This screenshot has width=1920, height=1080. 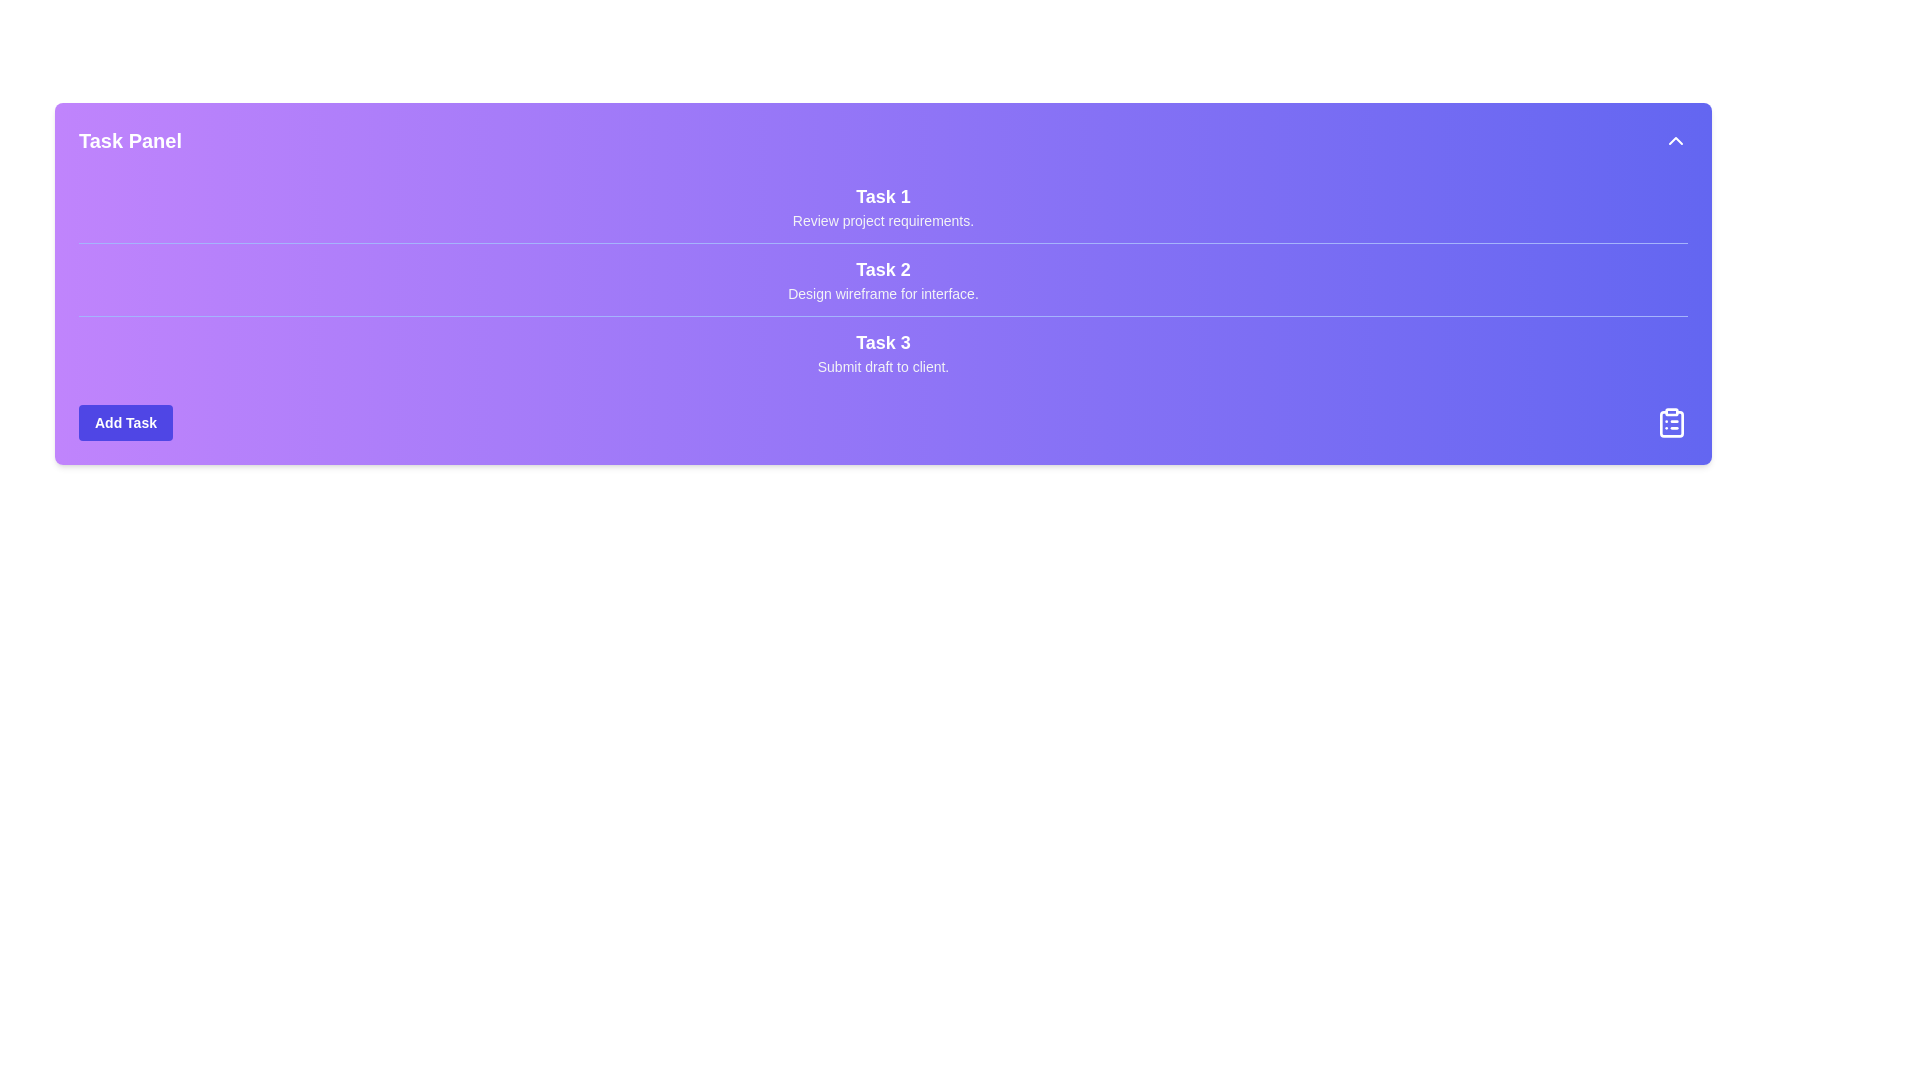 I want to click on the text label heading displaying 'Task 1' to possibly reveal additional options, so click(x=882, y=196).